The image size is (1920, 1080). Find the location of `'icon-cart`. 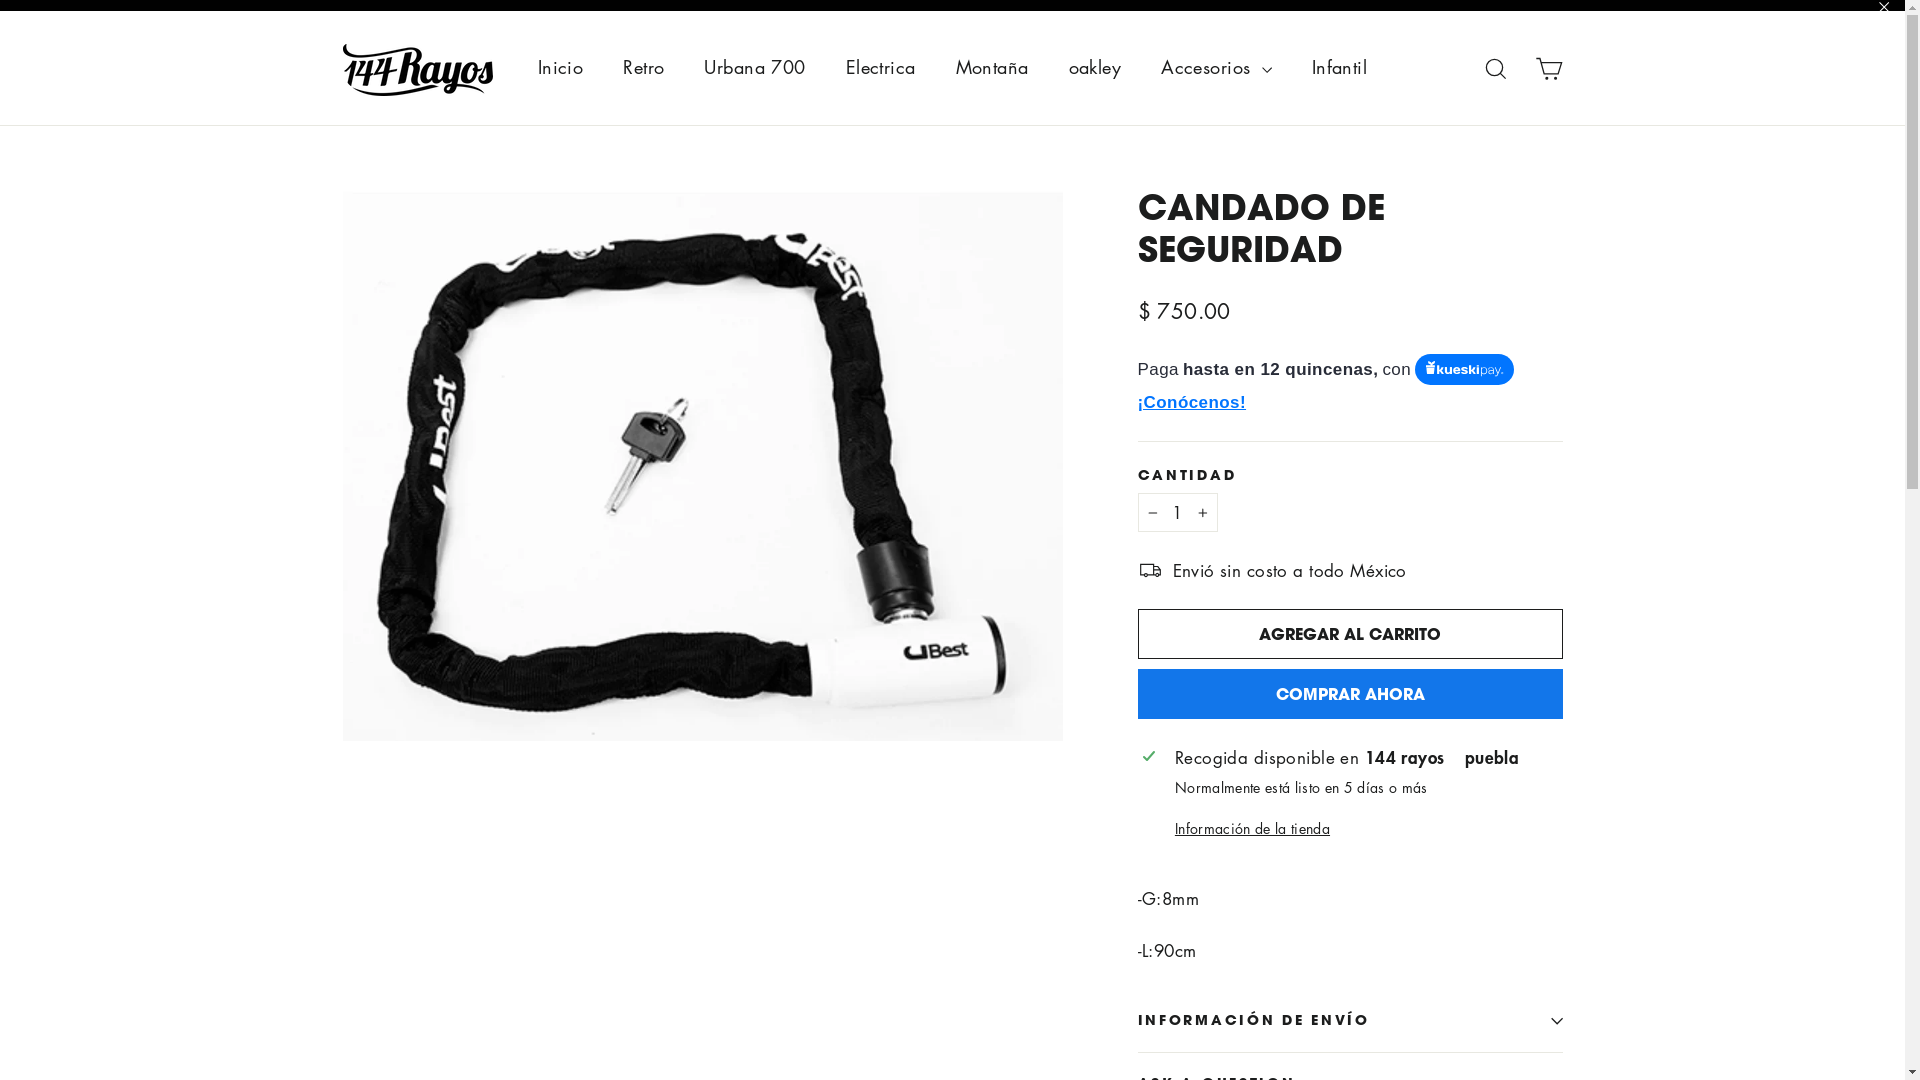

'icon-cart is located at coordinates (1547, 67).